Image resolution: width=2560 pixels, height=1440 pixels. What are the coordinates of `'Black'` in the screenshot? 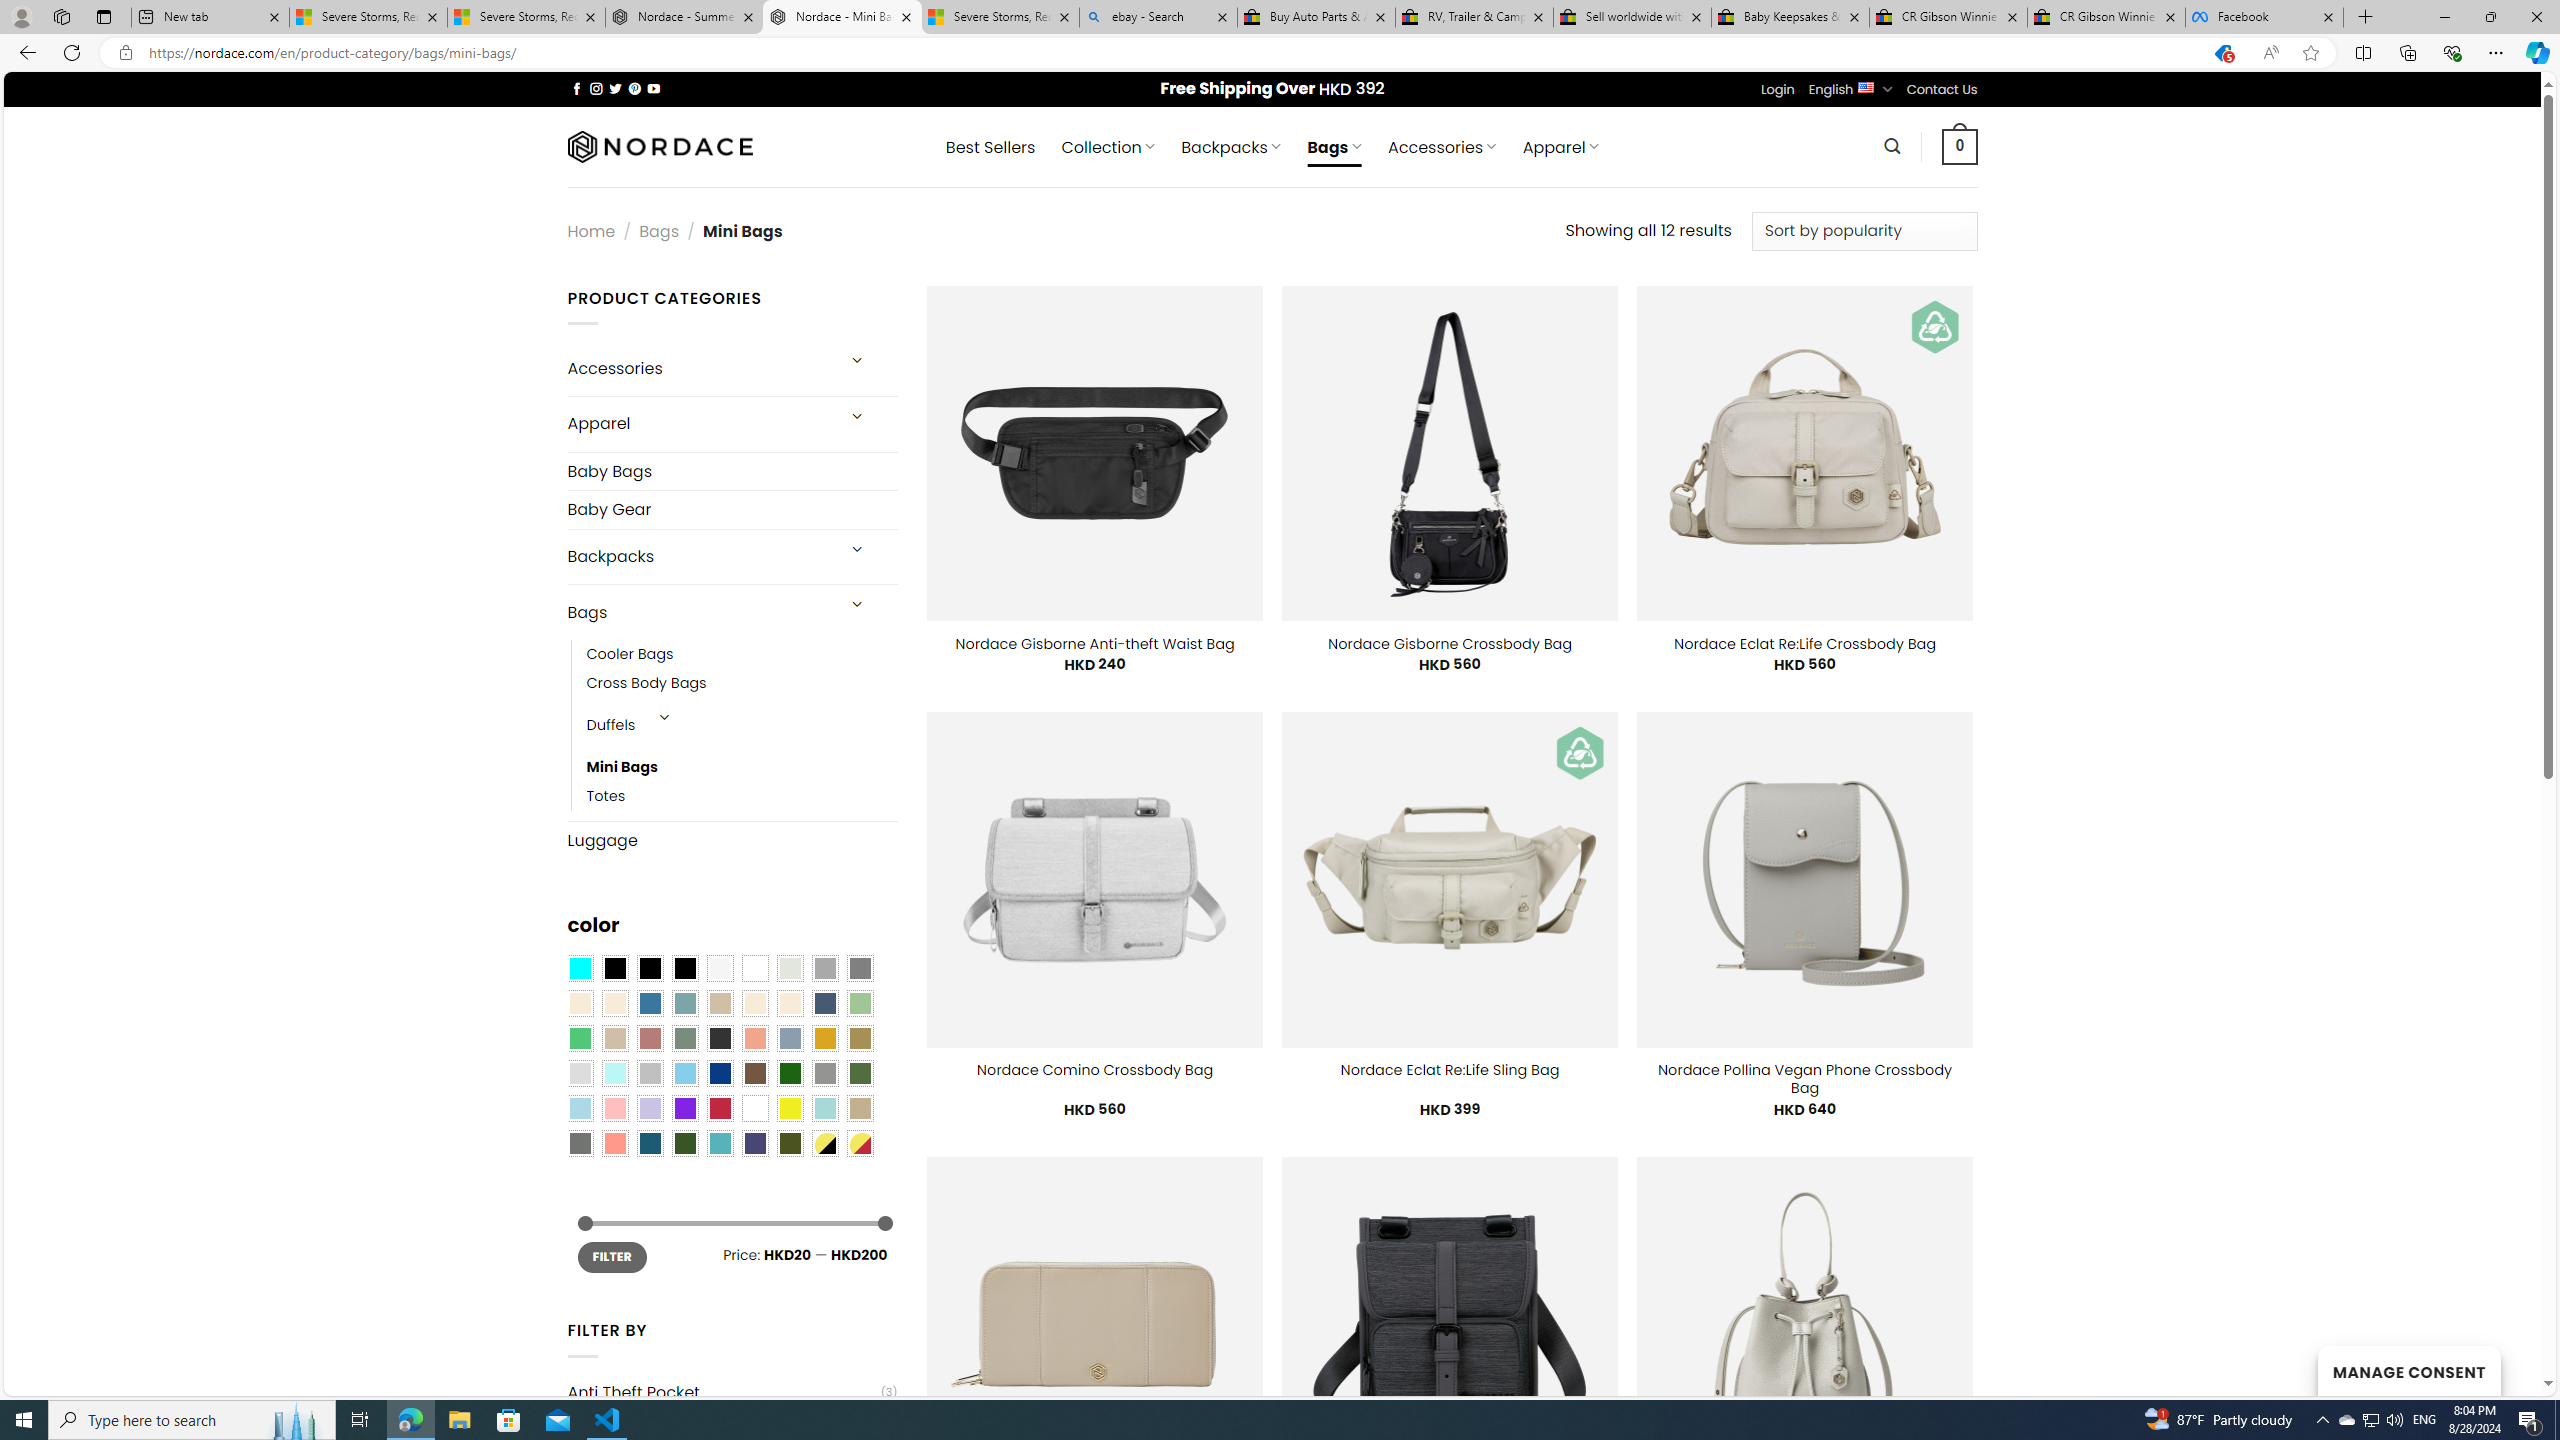 It's located at (649, 968).